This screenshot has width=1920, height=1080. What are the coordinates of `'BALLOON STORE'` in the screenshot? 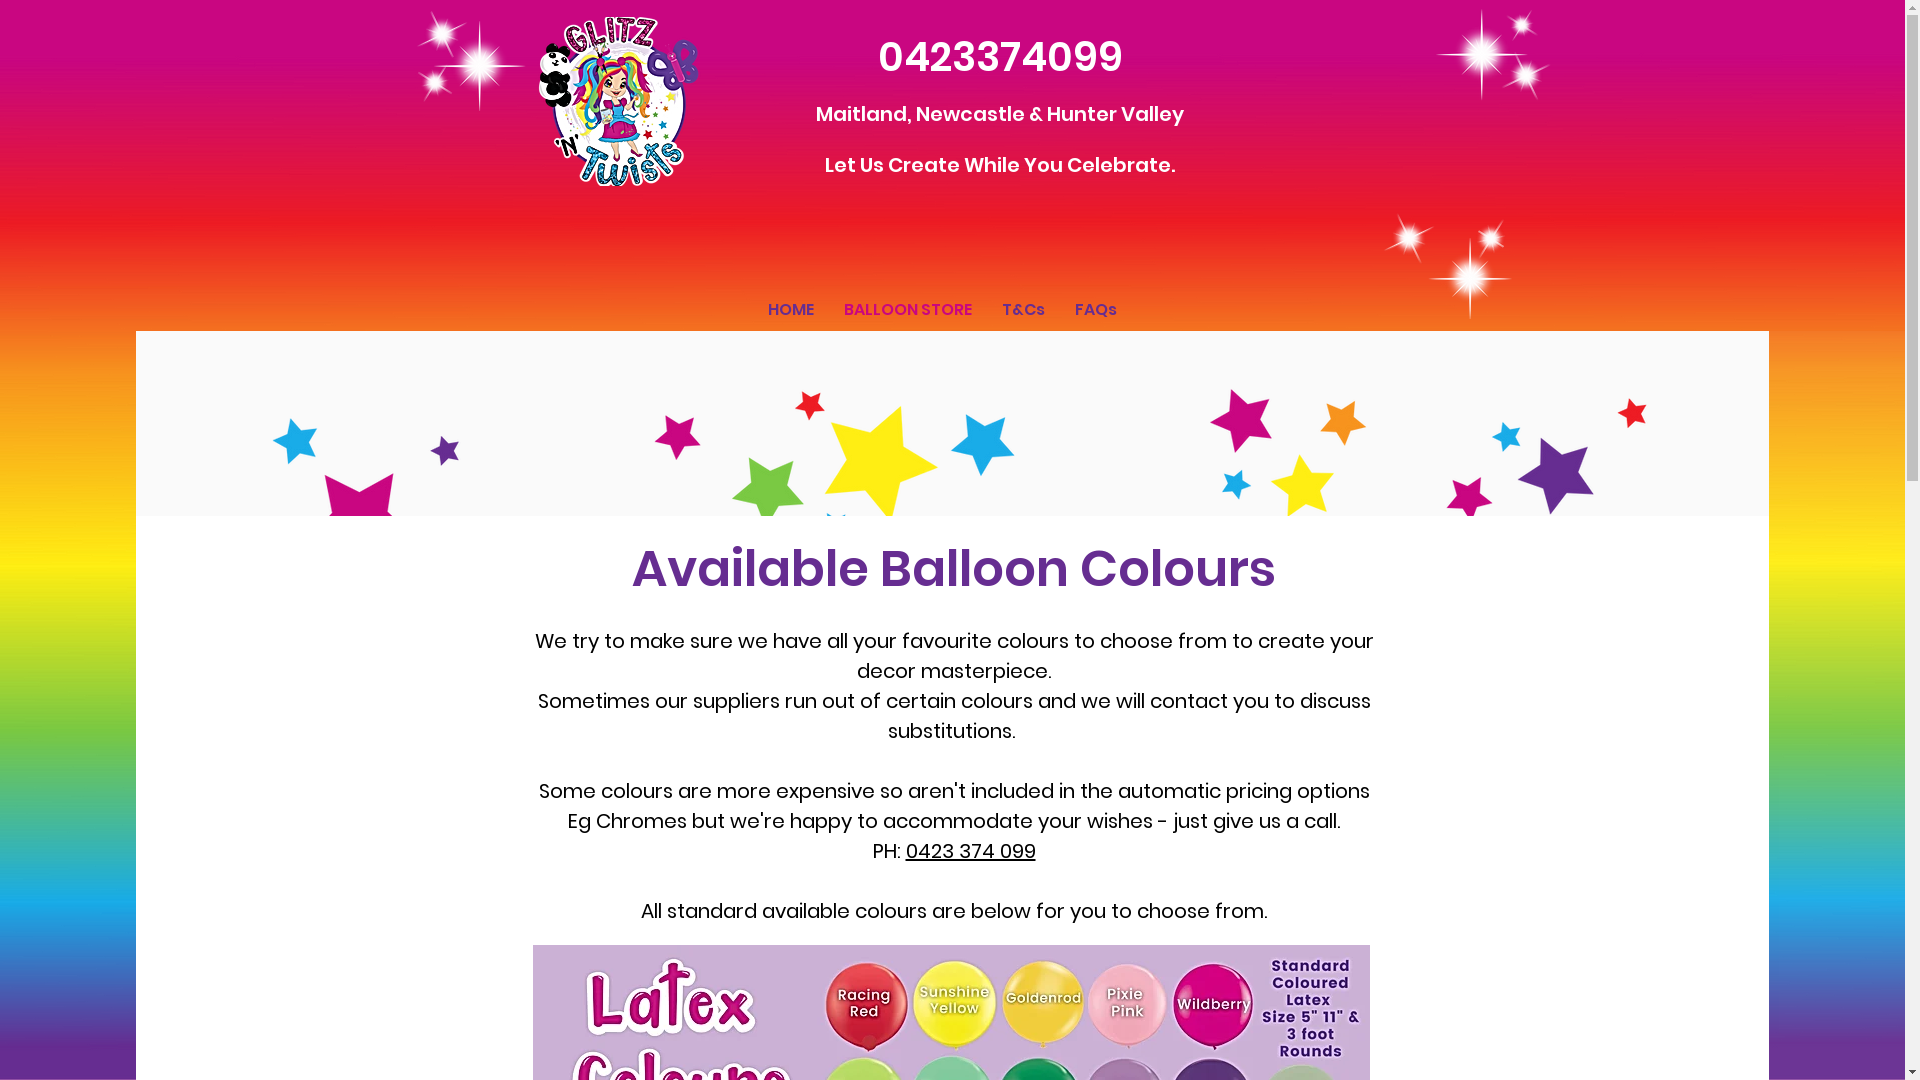 It's located at (906, 309).